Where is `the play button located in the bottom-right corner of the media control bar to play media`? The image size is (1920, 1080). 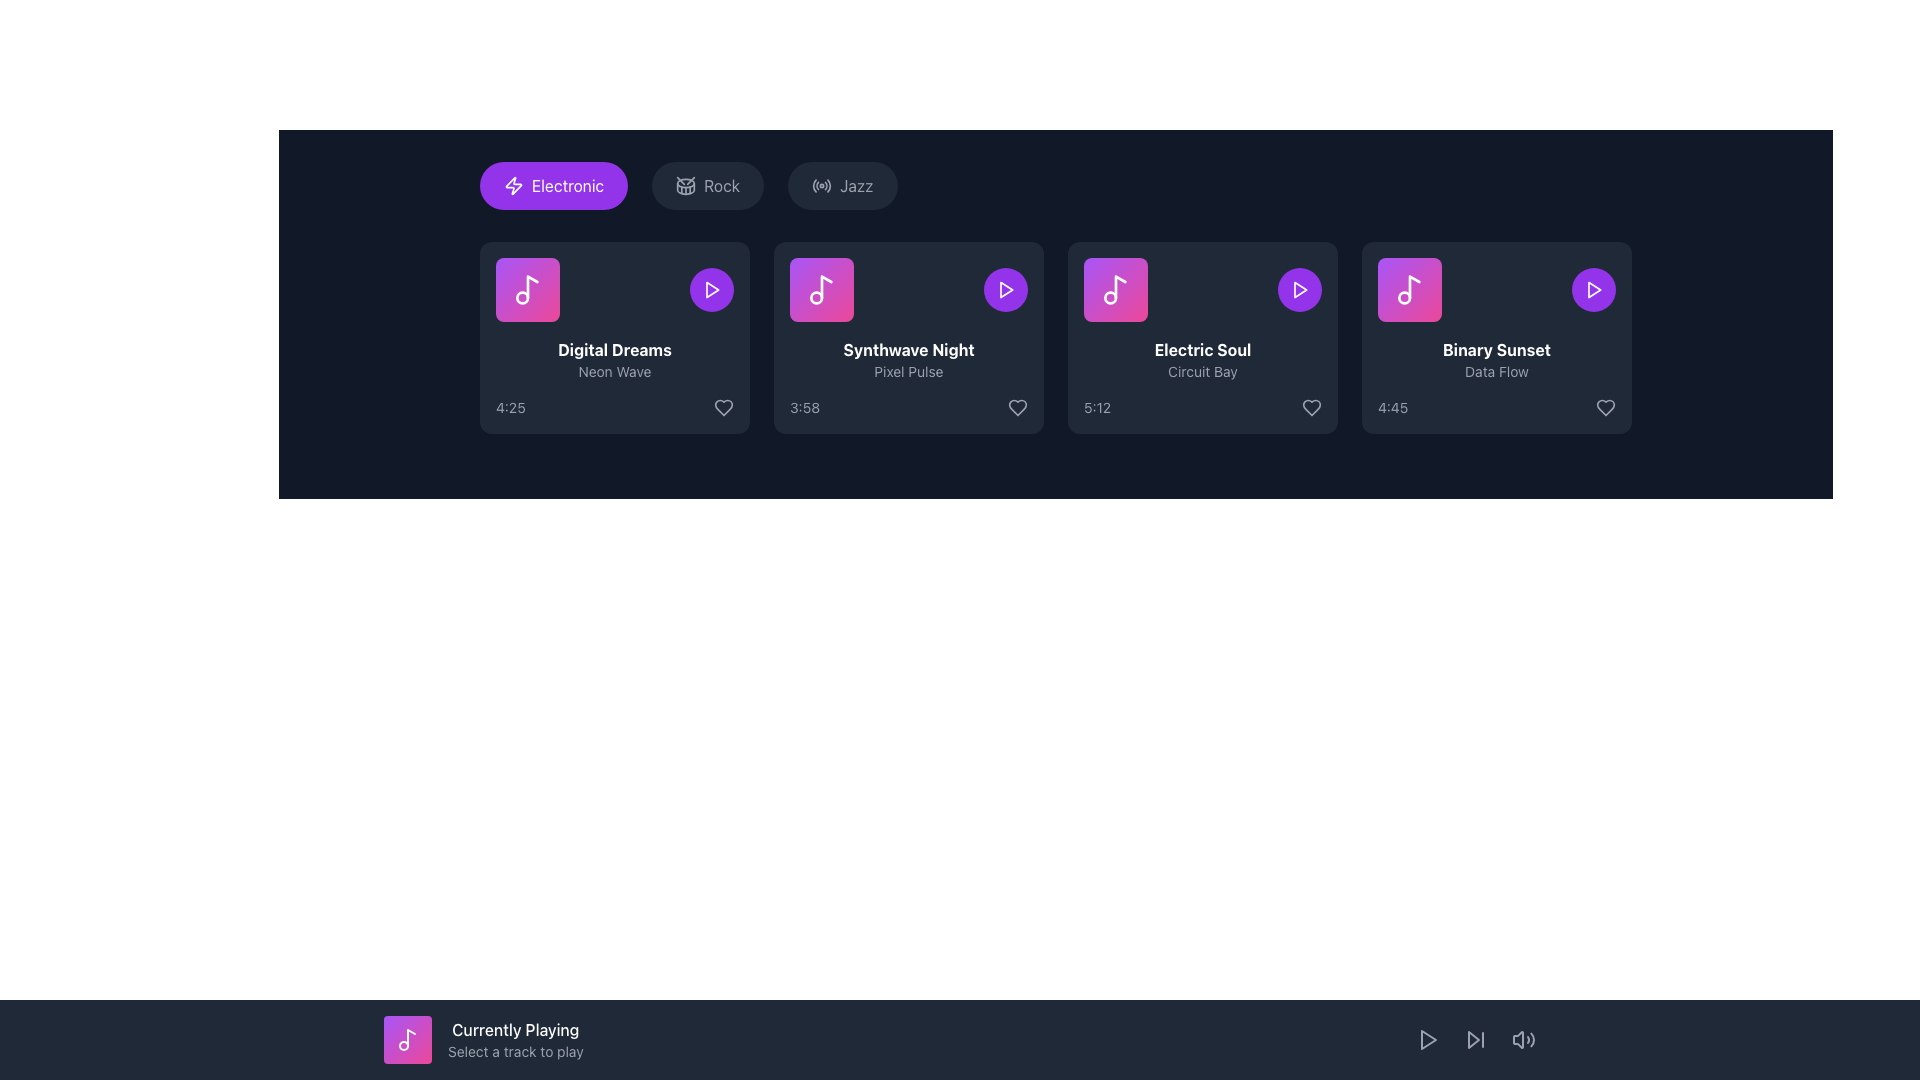
the play button located in the bottom-right corner of the media control bar to play media is located at coordinates (1428, 1039).